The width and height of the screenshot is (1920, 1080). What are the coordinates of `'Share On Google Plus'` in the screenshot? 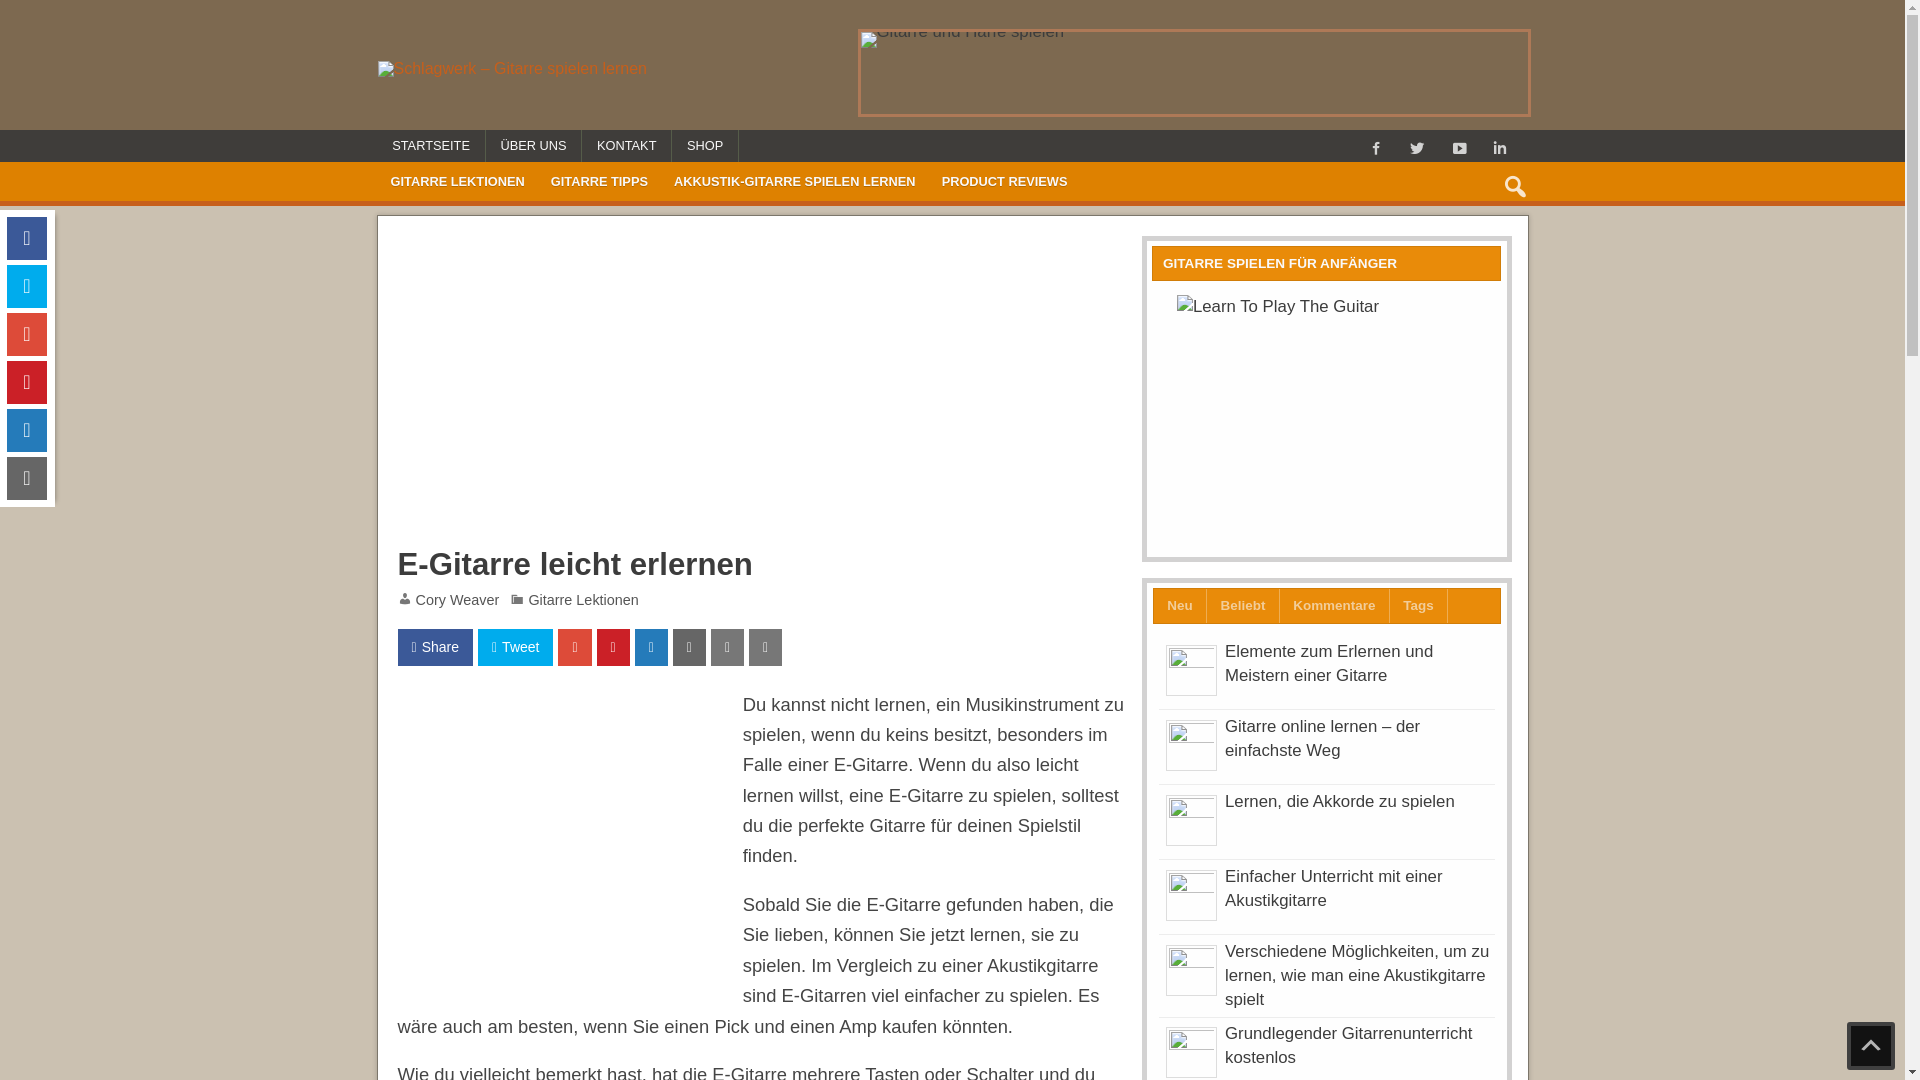 It's located at (573, 647).